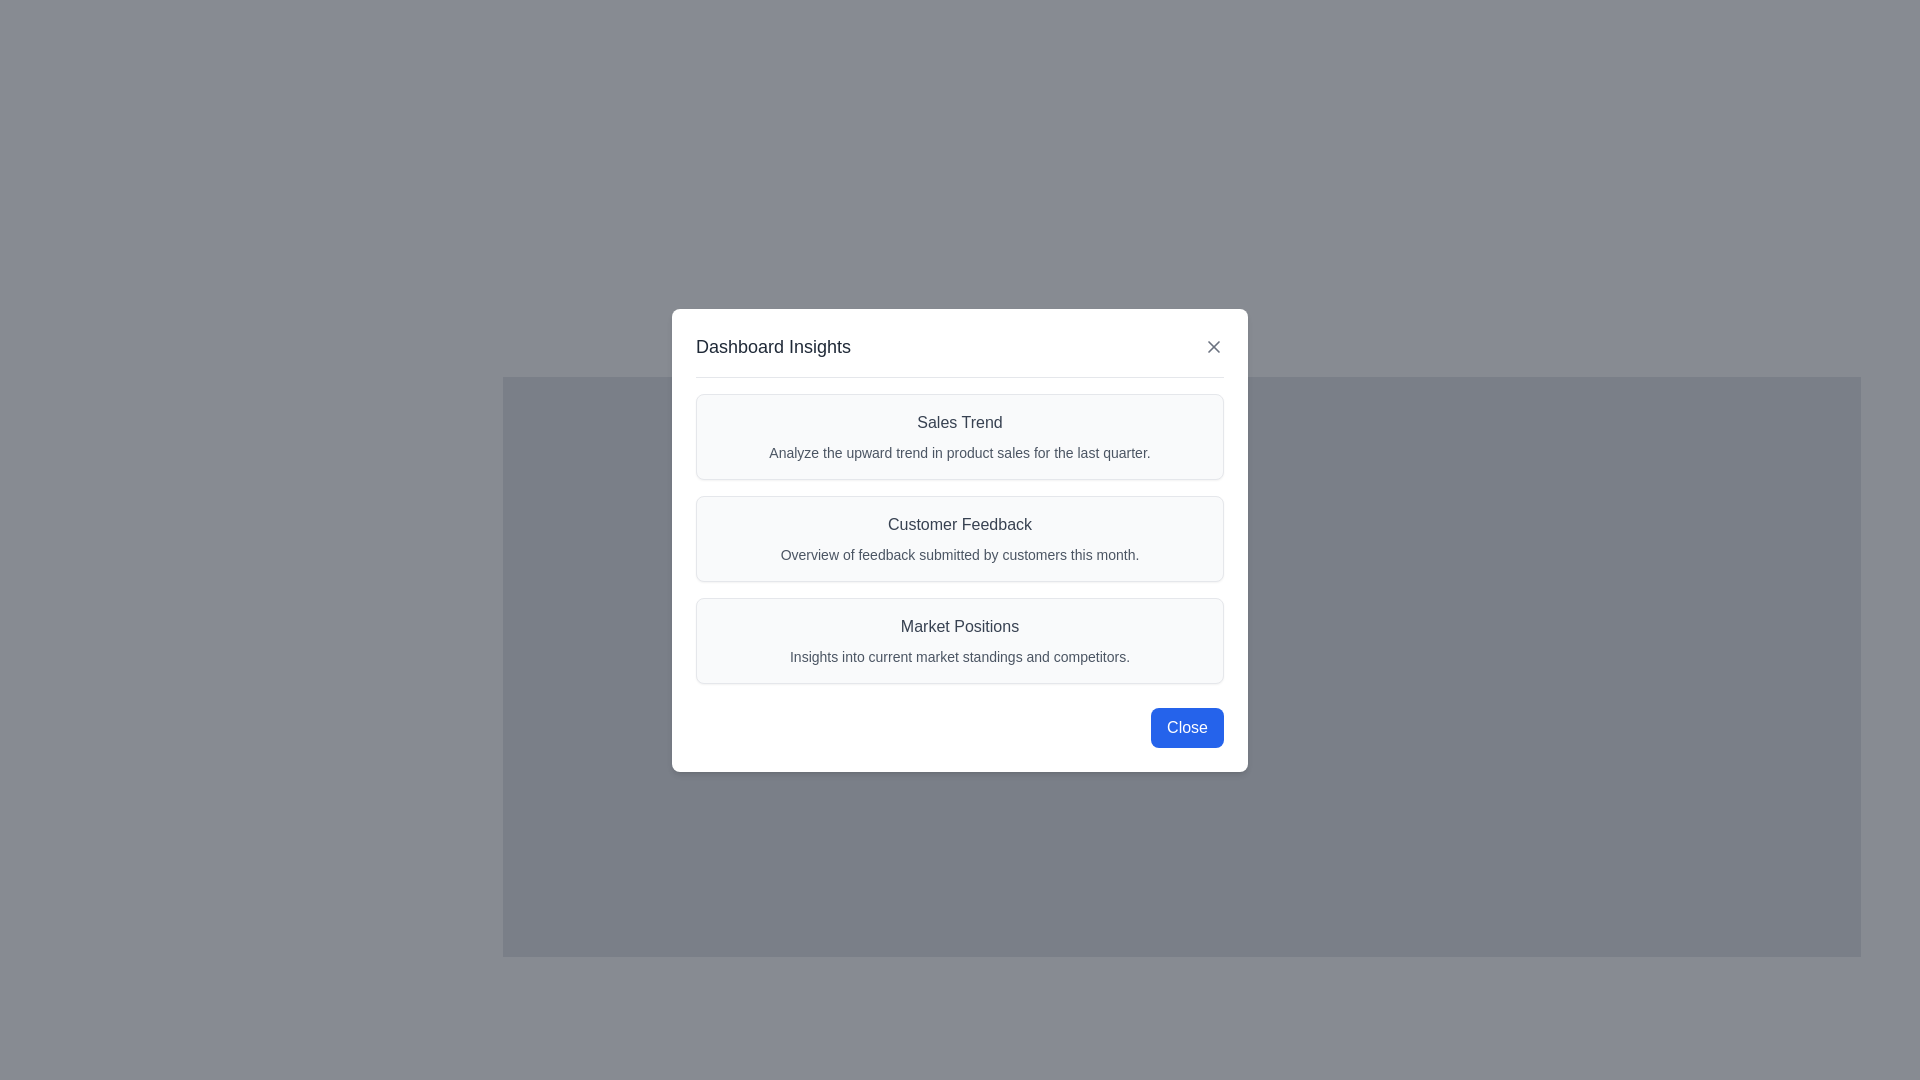 Image resolution: width=1920 pixels, height=1080 pixels. What do you see at coordinates (960, 451) in the screenshot?
I see `the static text providing supplementary information about the 'Sales Trend' section, which is centrally aligned below the 'Sales Trend' heading in the dashboard insight panel` at bounding box center [960, 451].